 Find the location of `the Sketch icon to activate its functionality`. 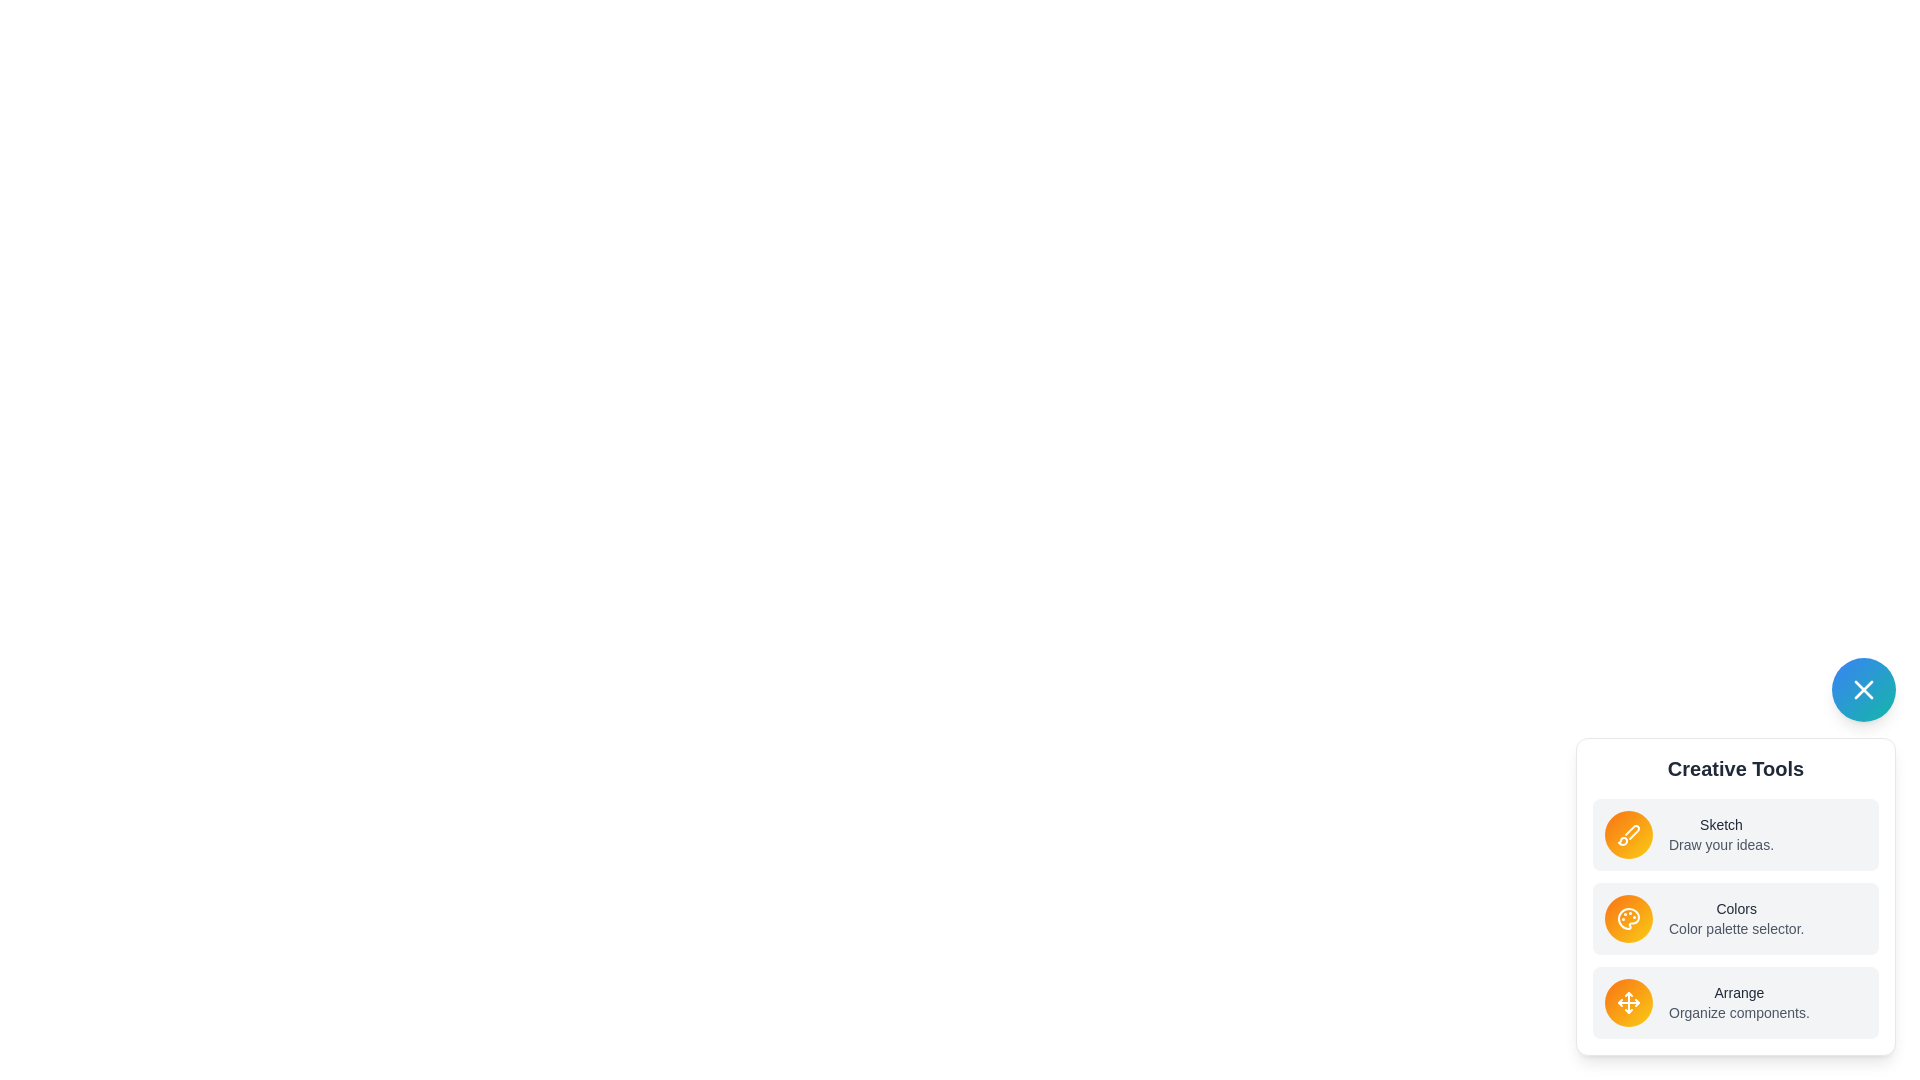

the Sketch icon to activate its functionality is located at coordinates (1628, 834).